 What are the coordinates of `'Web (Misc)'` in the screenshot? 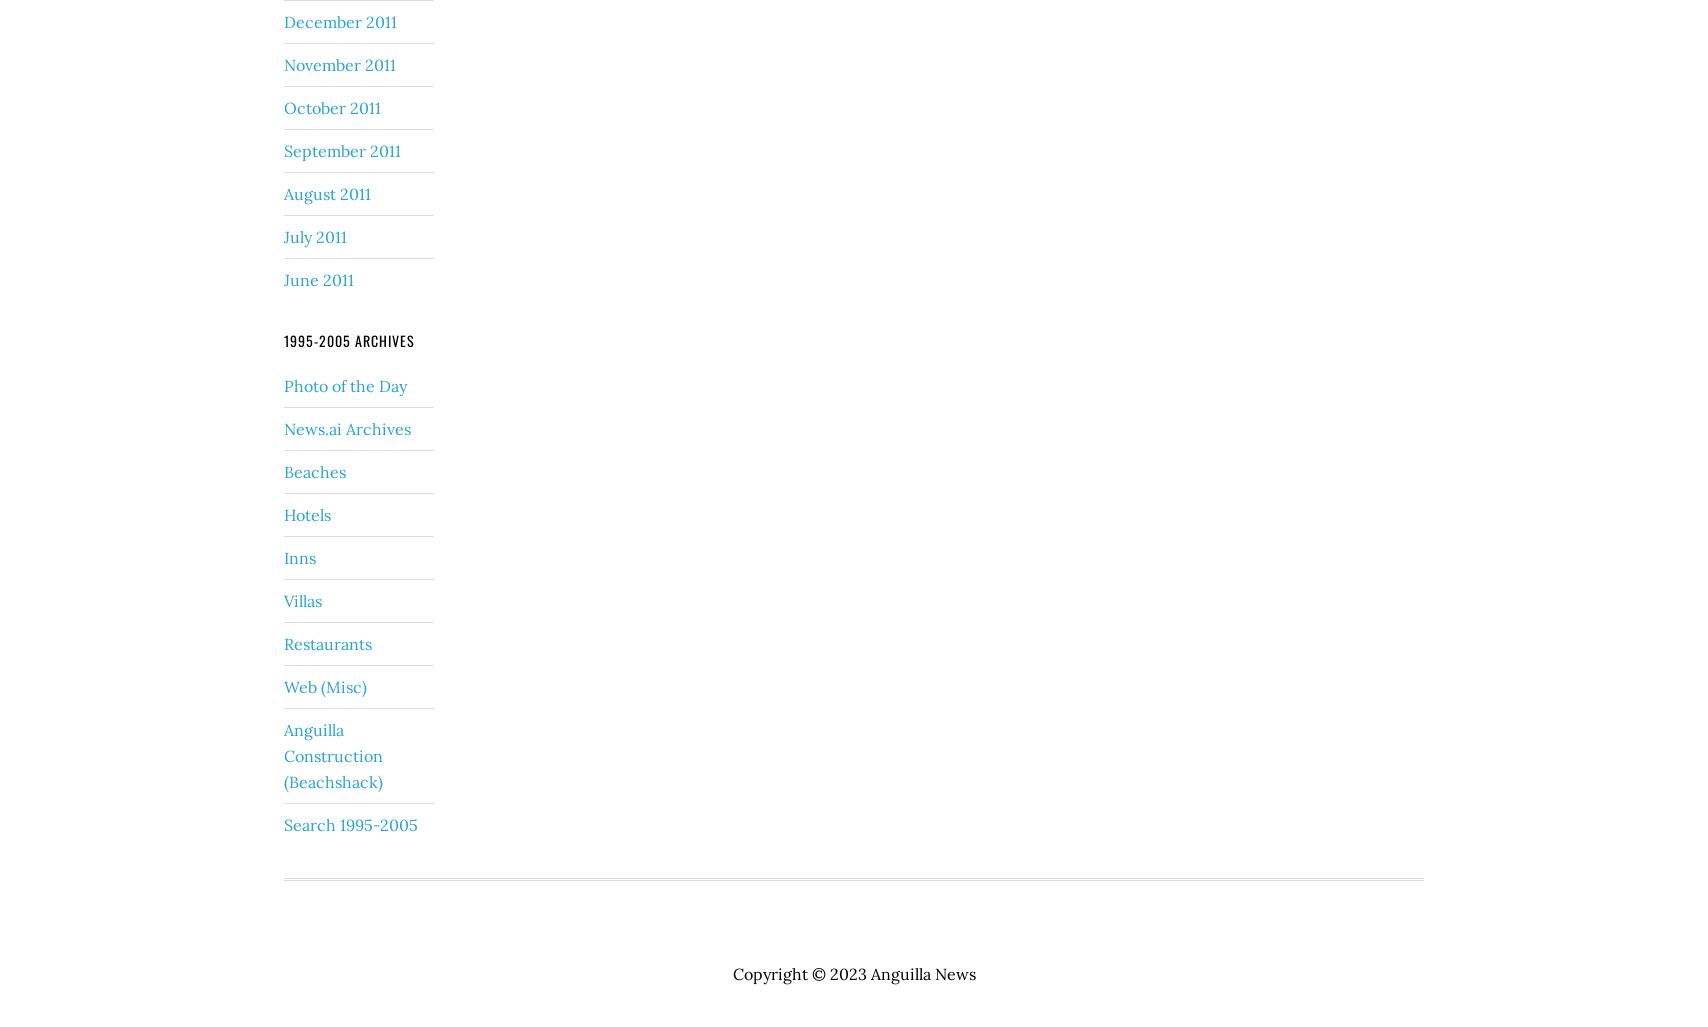 It's located at (284, 686).